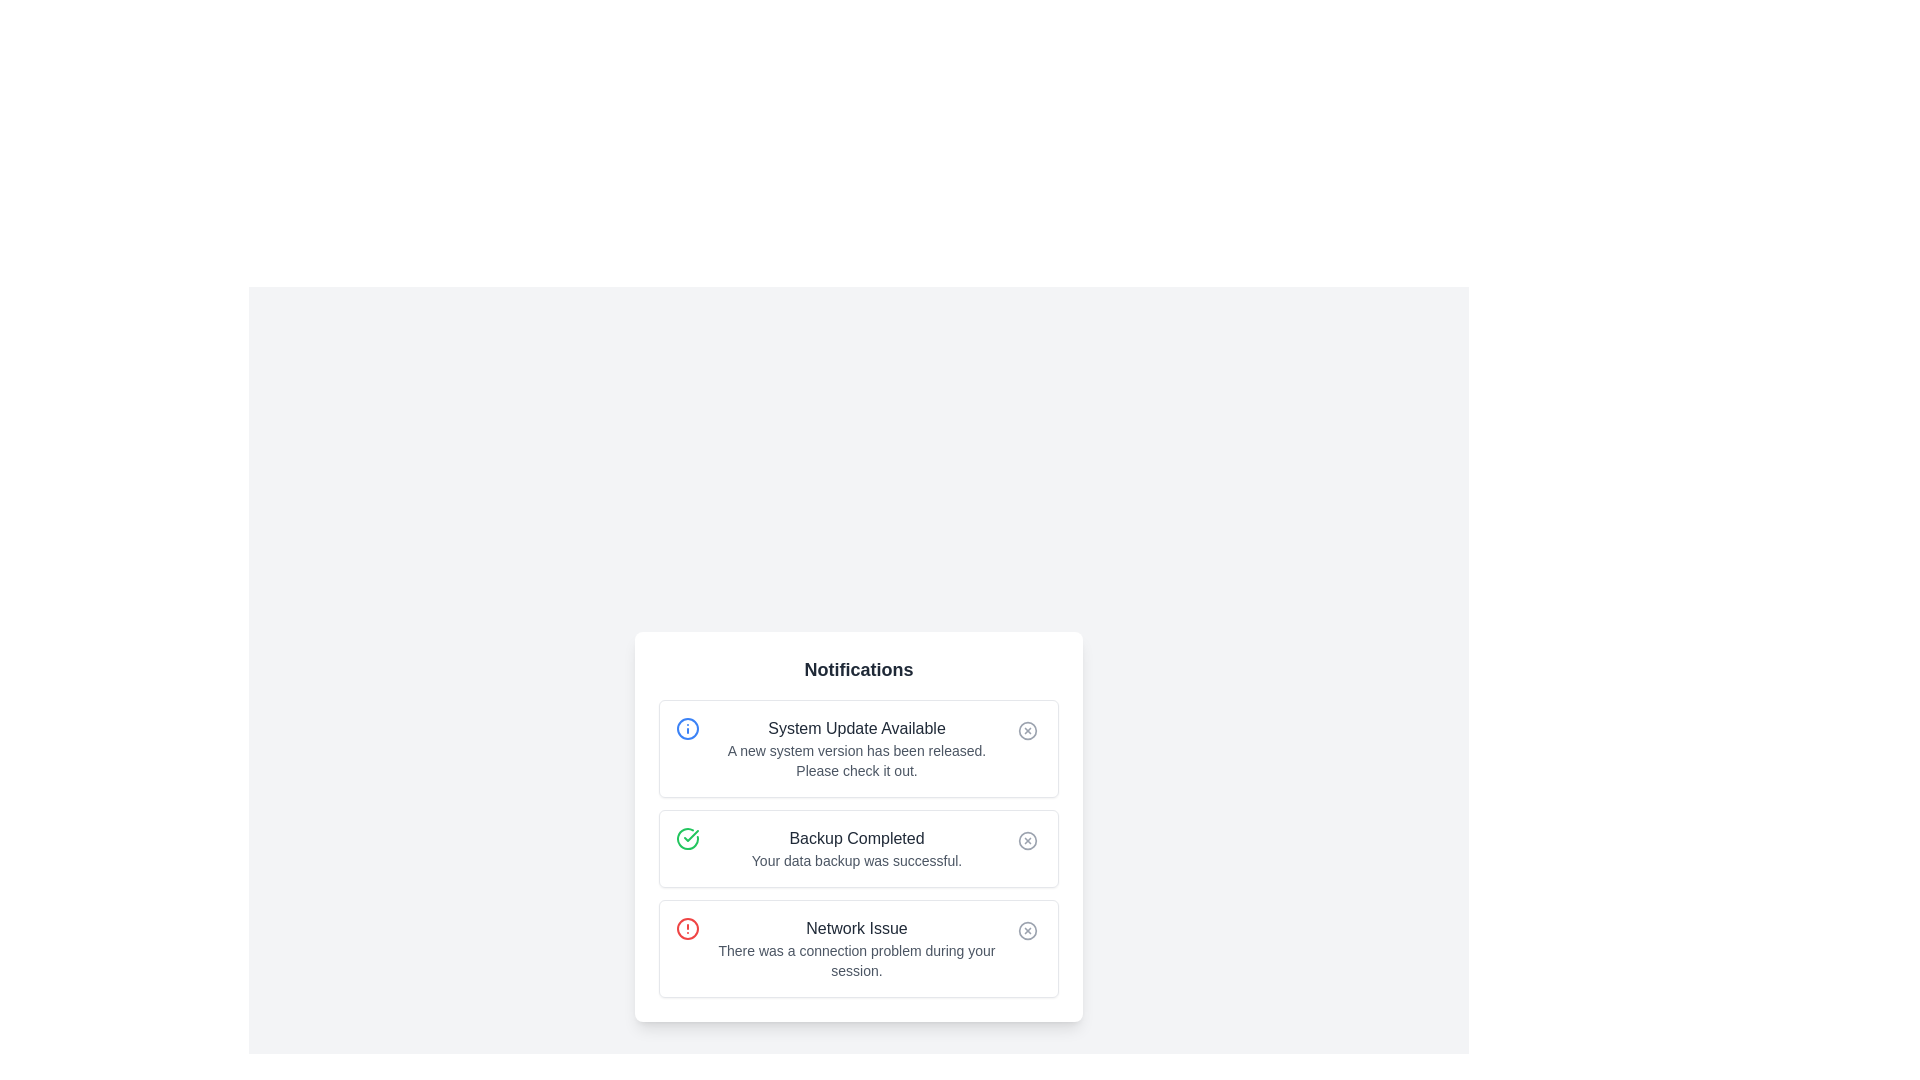  What do you see at coordinates (687, 729) in the screenshot?
I see `the SVG Circle element within the notifications panel that indicates an information icon for the 'System Update Available' notification` at bounding box center [687, 729].